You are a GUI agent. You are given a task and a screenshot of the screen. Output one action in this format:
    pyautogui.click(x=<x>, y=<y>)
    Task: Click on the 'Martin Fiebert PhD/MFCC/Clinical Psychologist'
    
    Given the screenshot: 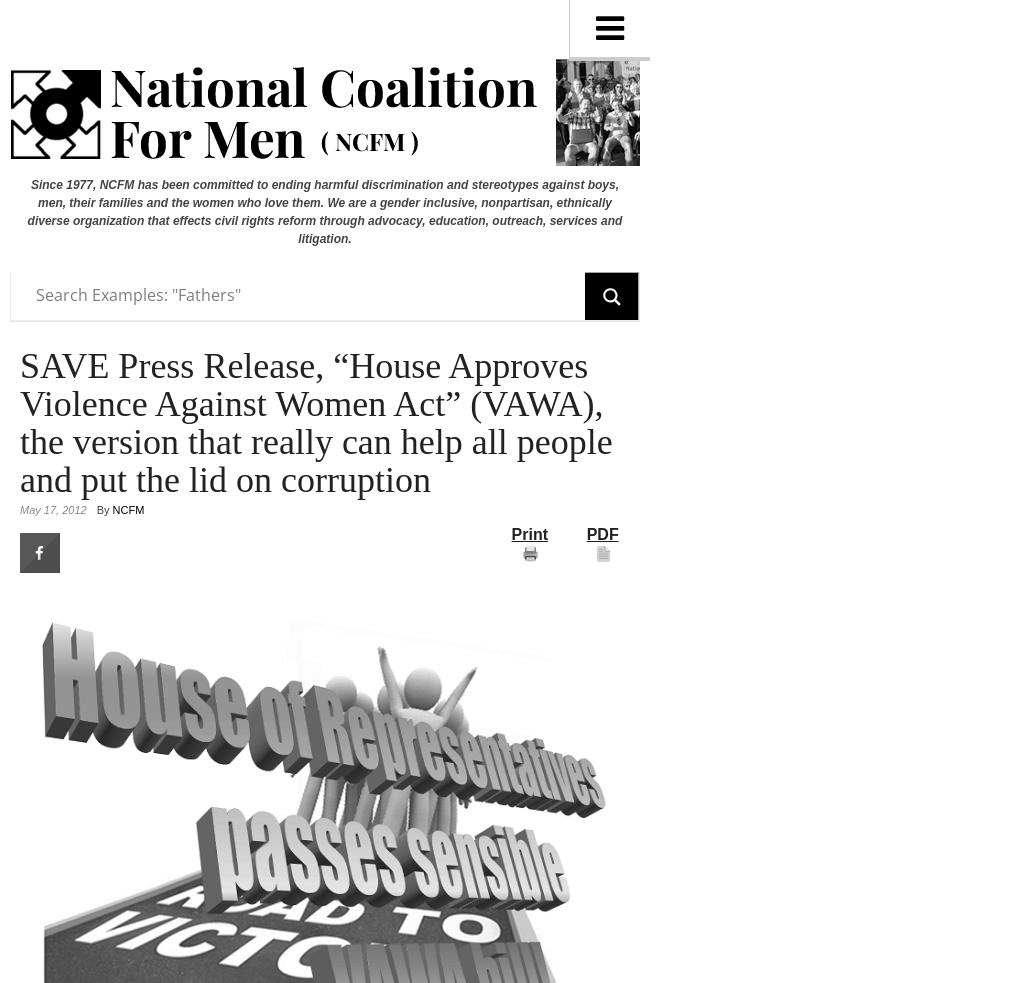 What is the action you would take?
    pyautogui.click(x=812, y=776)
    